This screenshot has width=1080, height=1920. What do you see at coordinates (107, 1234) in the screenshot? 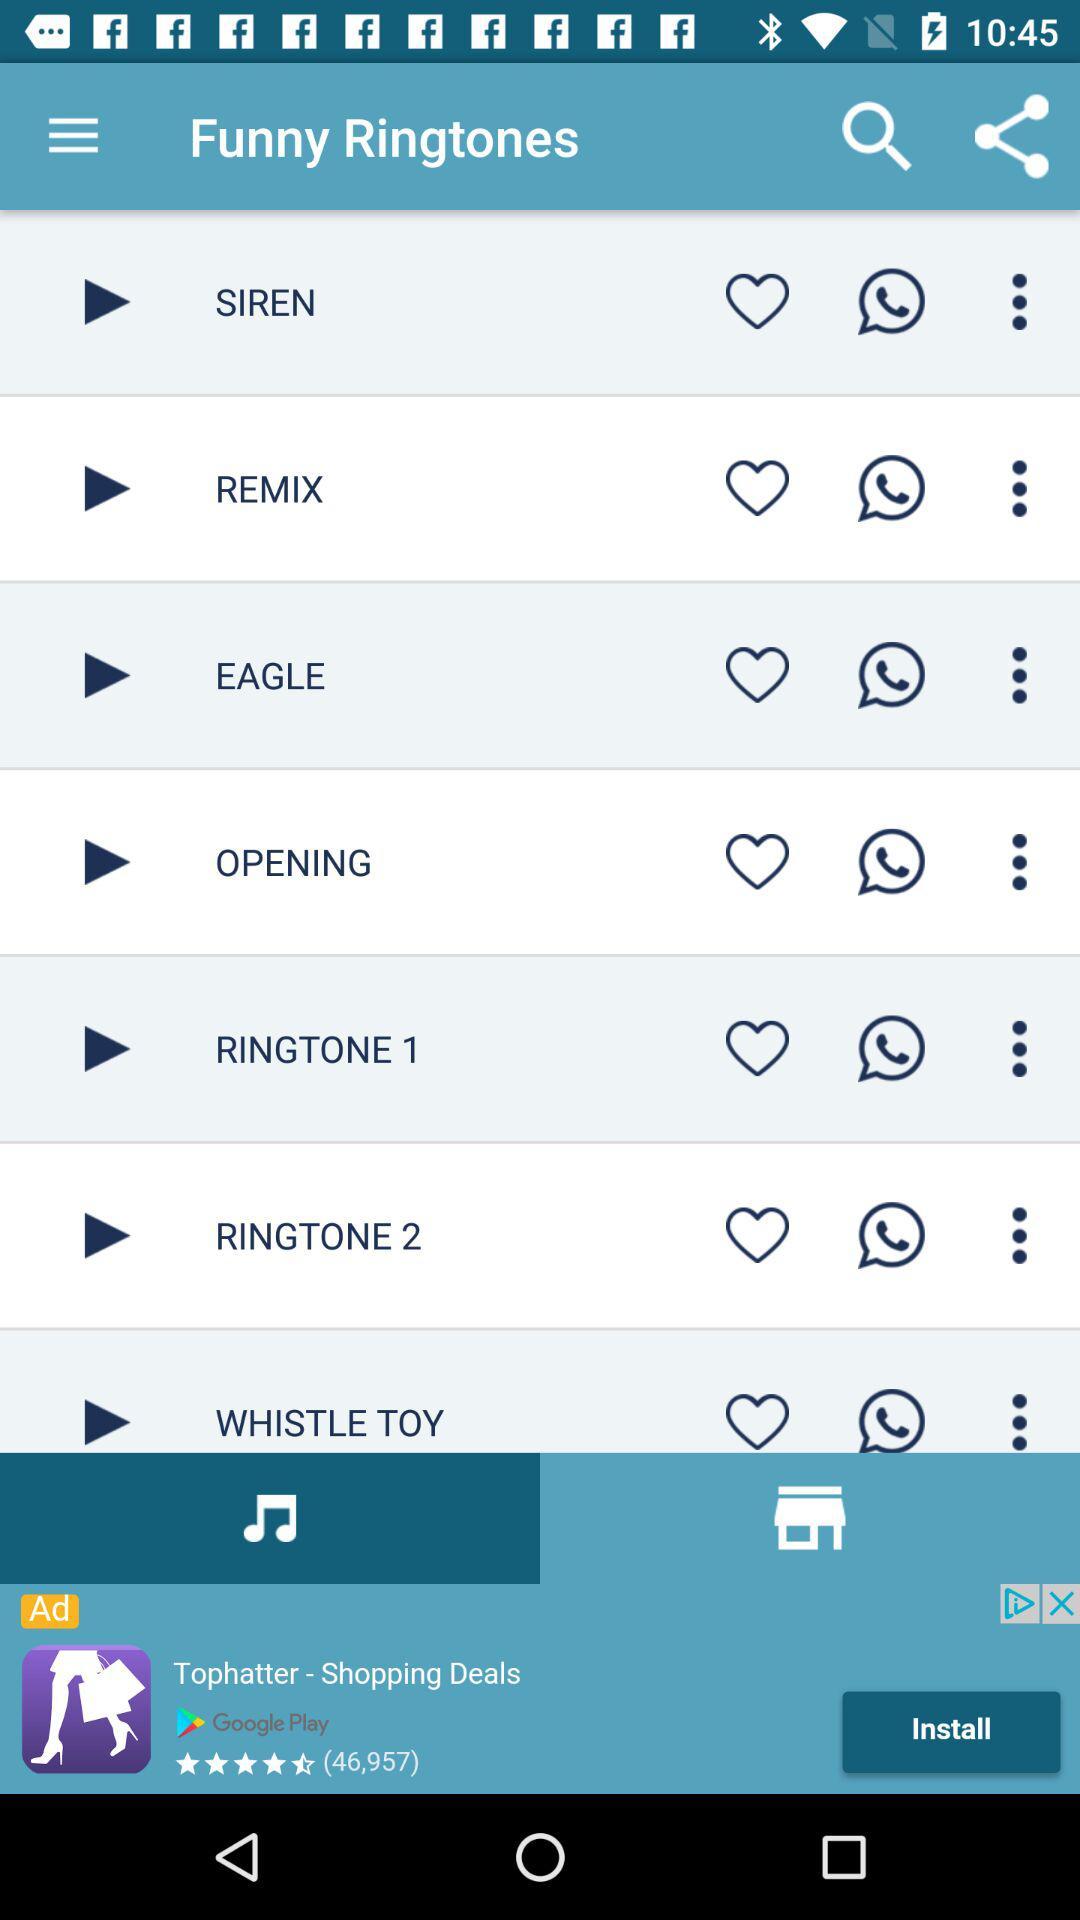
I see `page` at bounding box center [107, 1234].